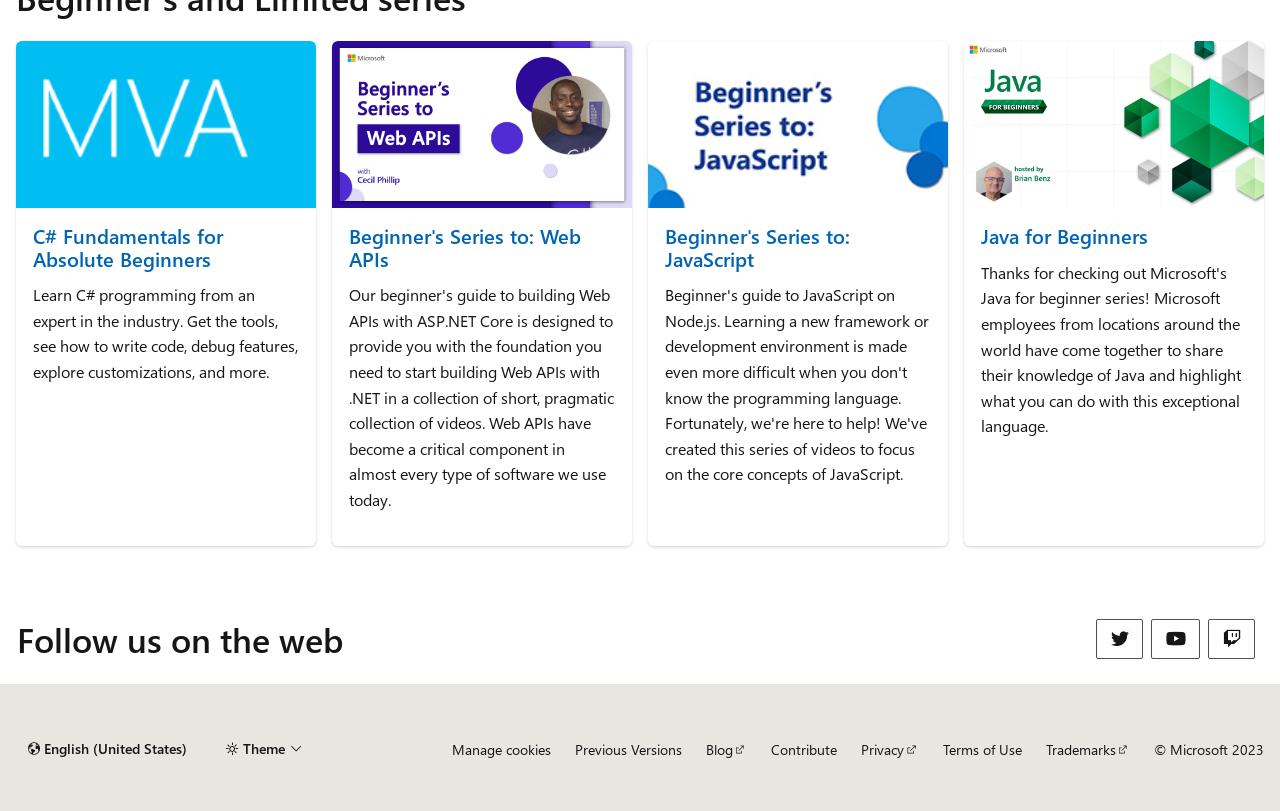 This screenshot has width=1280, height=811. What do you see at coordinates (179, 637) in the screenshot?
I see `'Follow us on the web'` at bounding box center [179, 637].